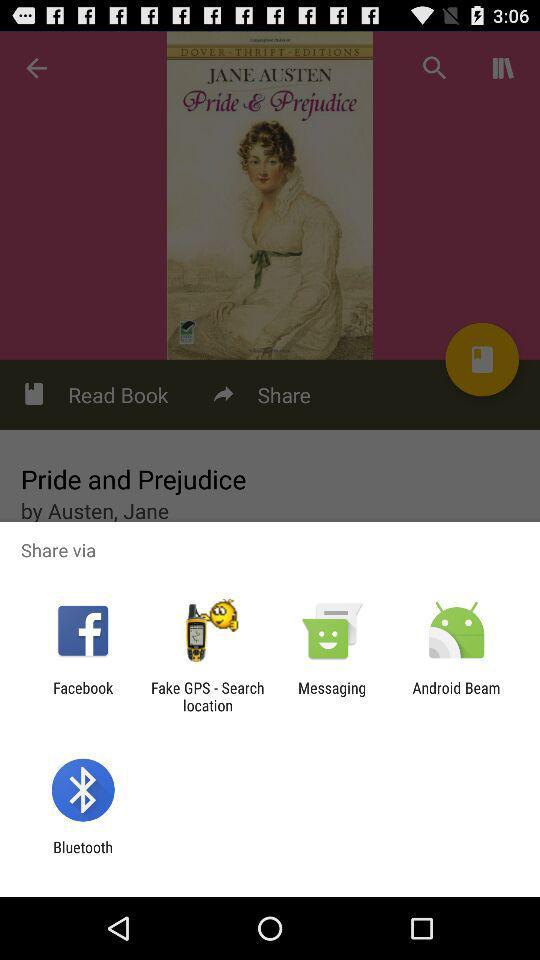  I want to click on the messaging app, so click(332, 696).